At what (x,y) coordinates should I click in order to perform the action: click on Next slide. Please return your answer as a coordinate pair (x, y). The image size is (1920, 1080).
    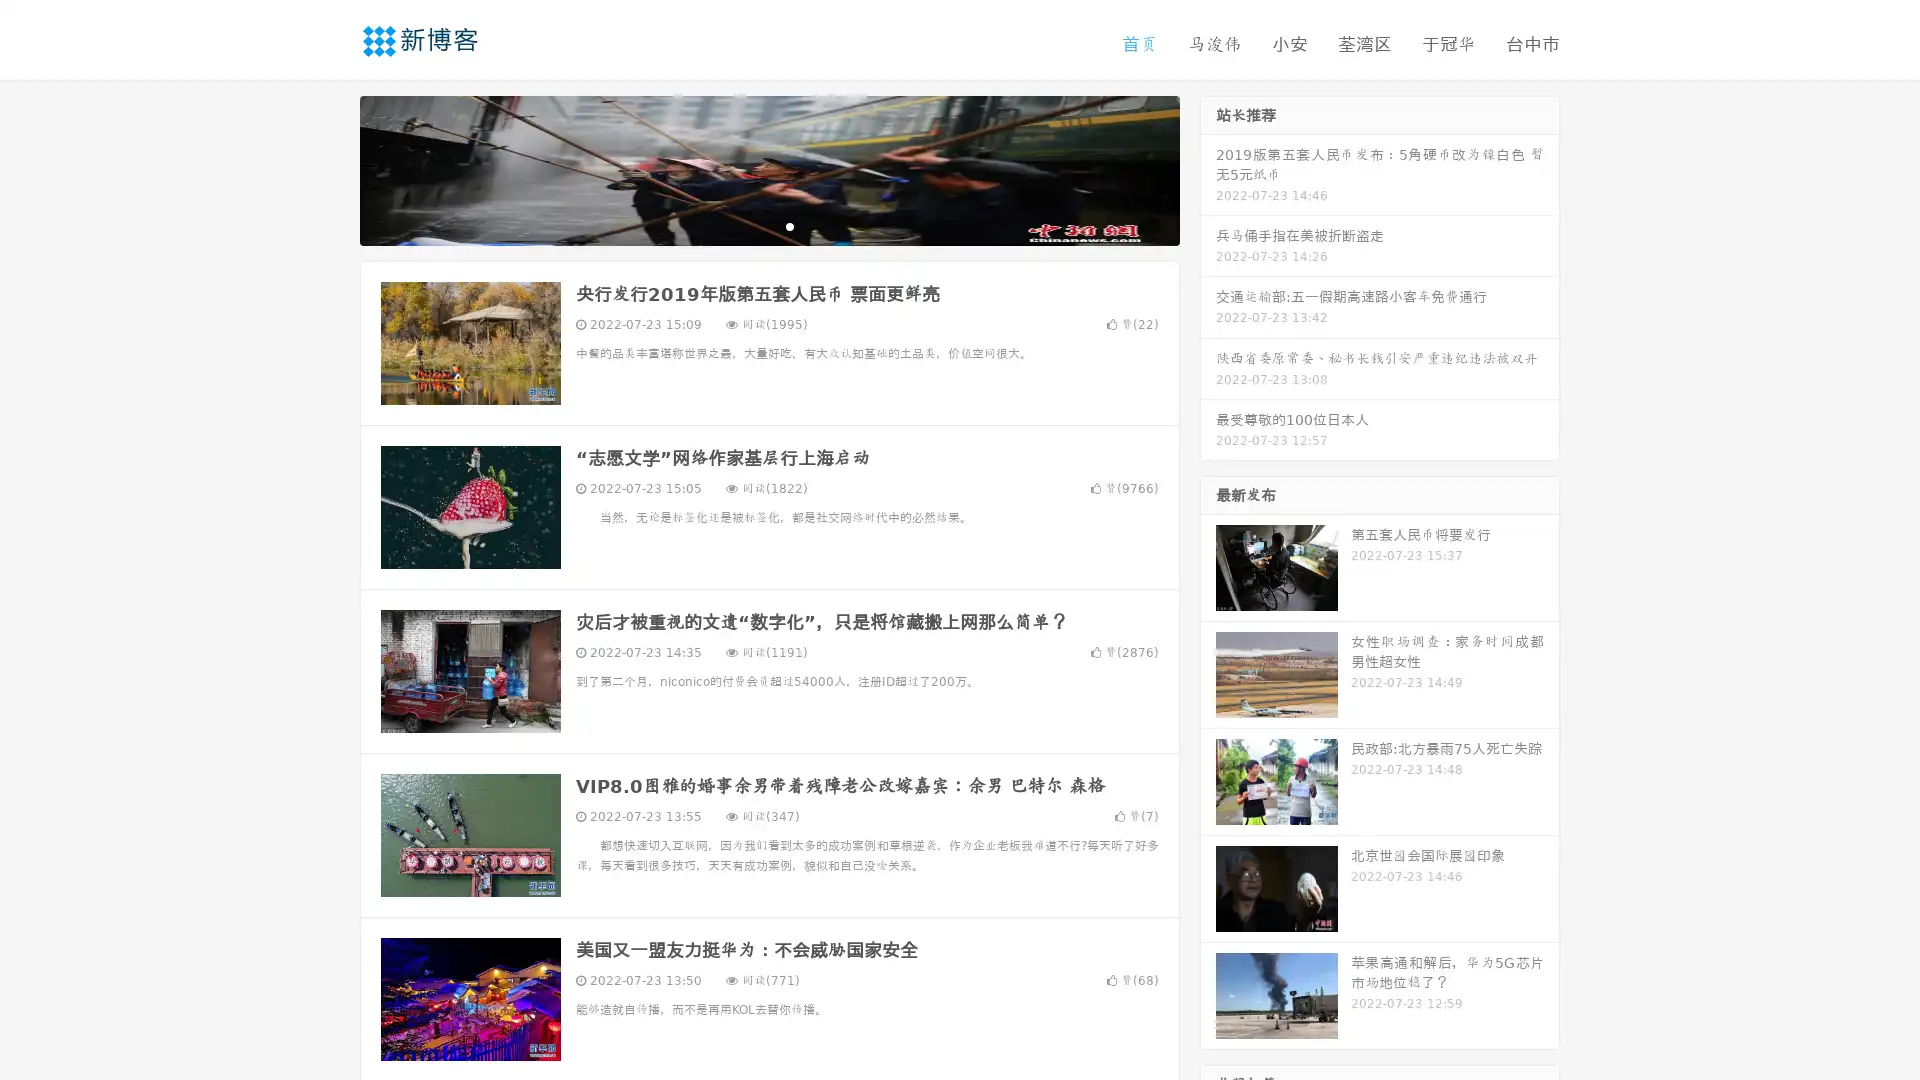
    Looking at the image, I should click on (1208, 168).